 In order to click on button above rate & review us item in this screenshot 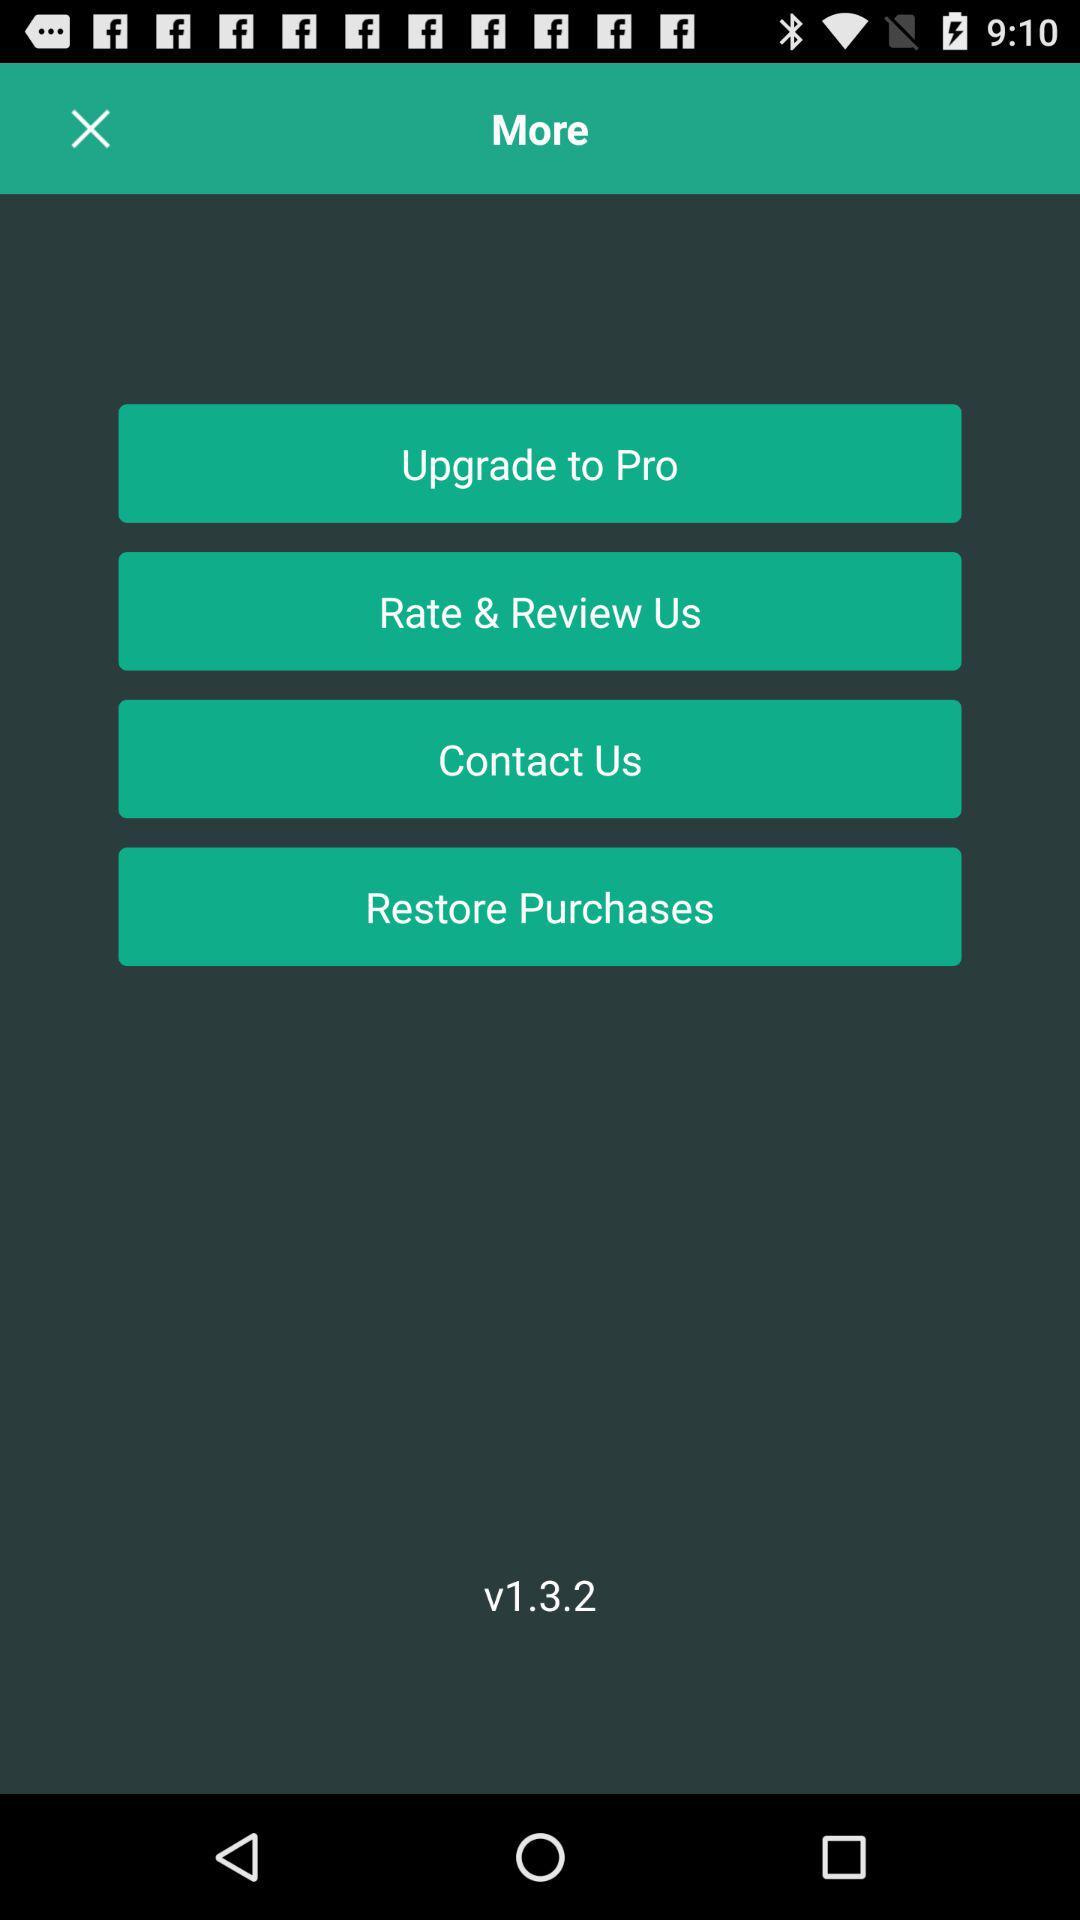, I will do `click(540, 462)`.